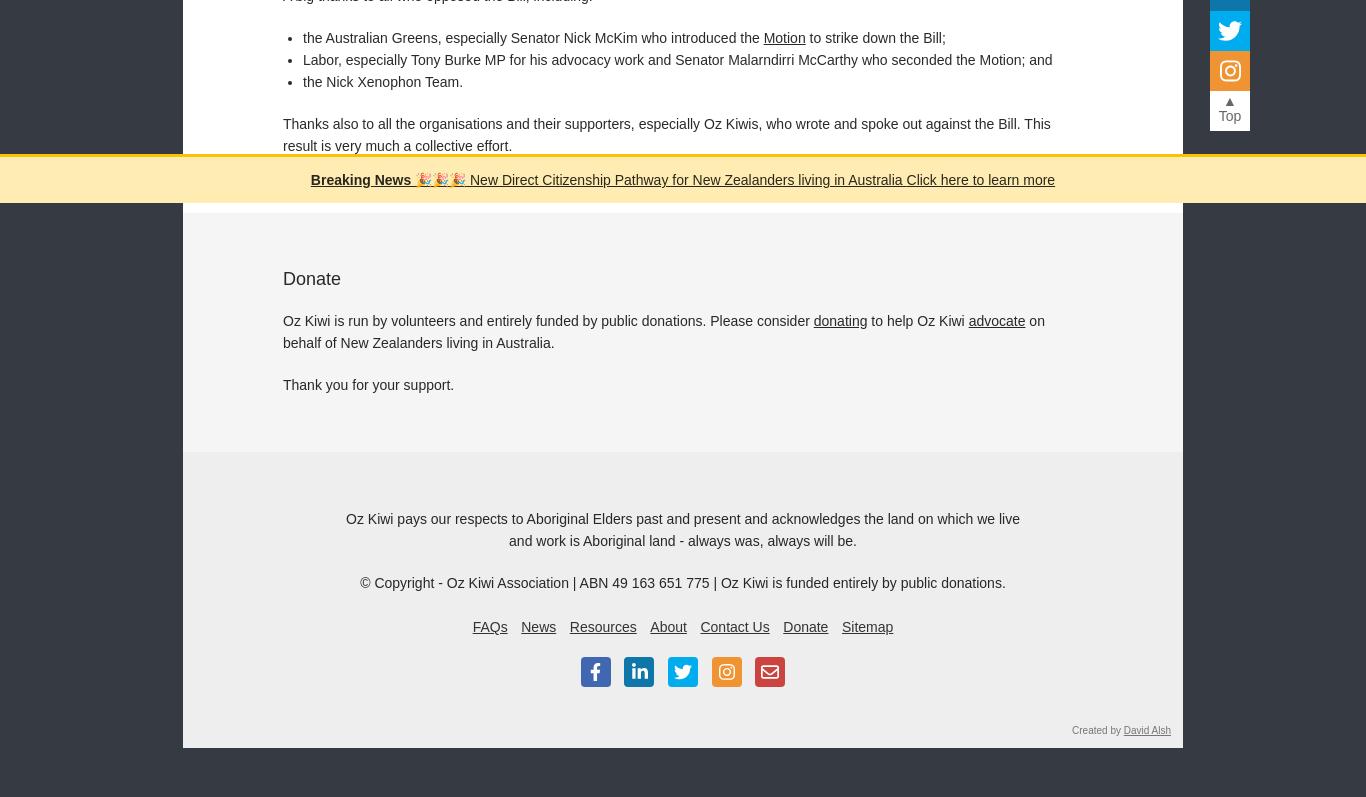  I want to click on 'Sitemap', so click(866, 624).